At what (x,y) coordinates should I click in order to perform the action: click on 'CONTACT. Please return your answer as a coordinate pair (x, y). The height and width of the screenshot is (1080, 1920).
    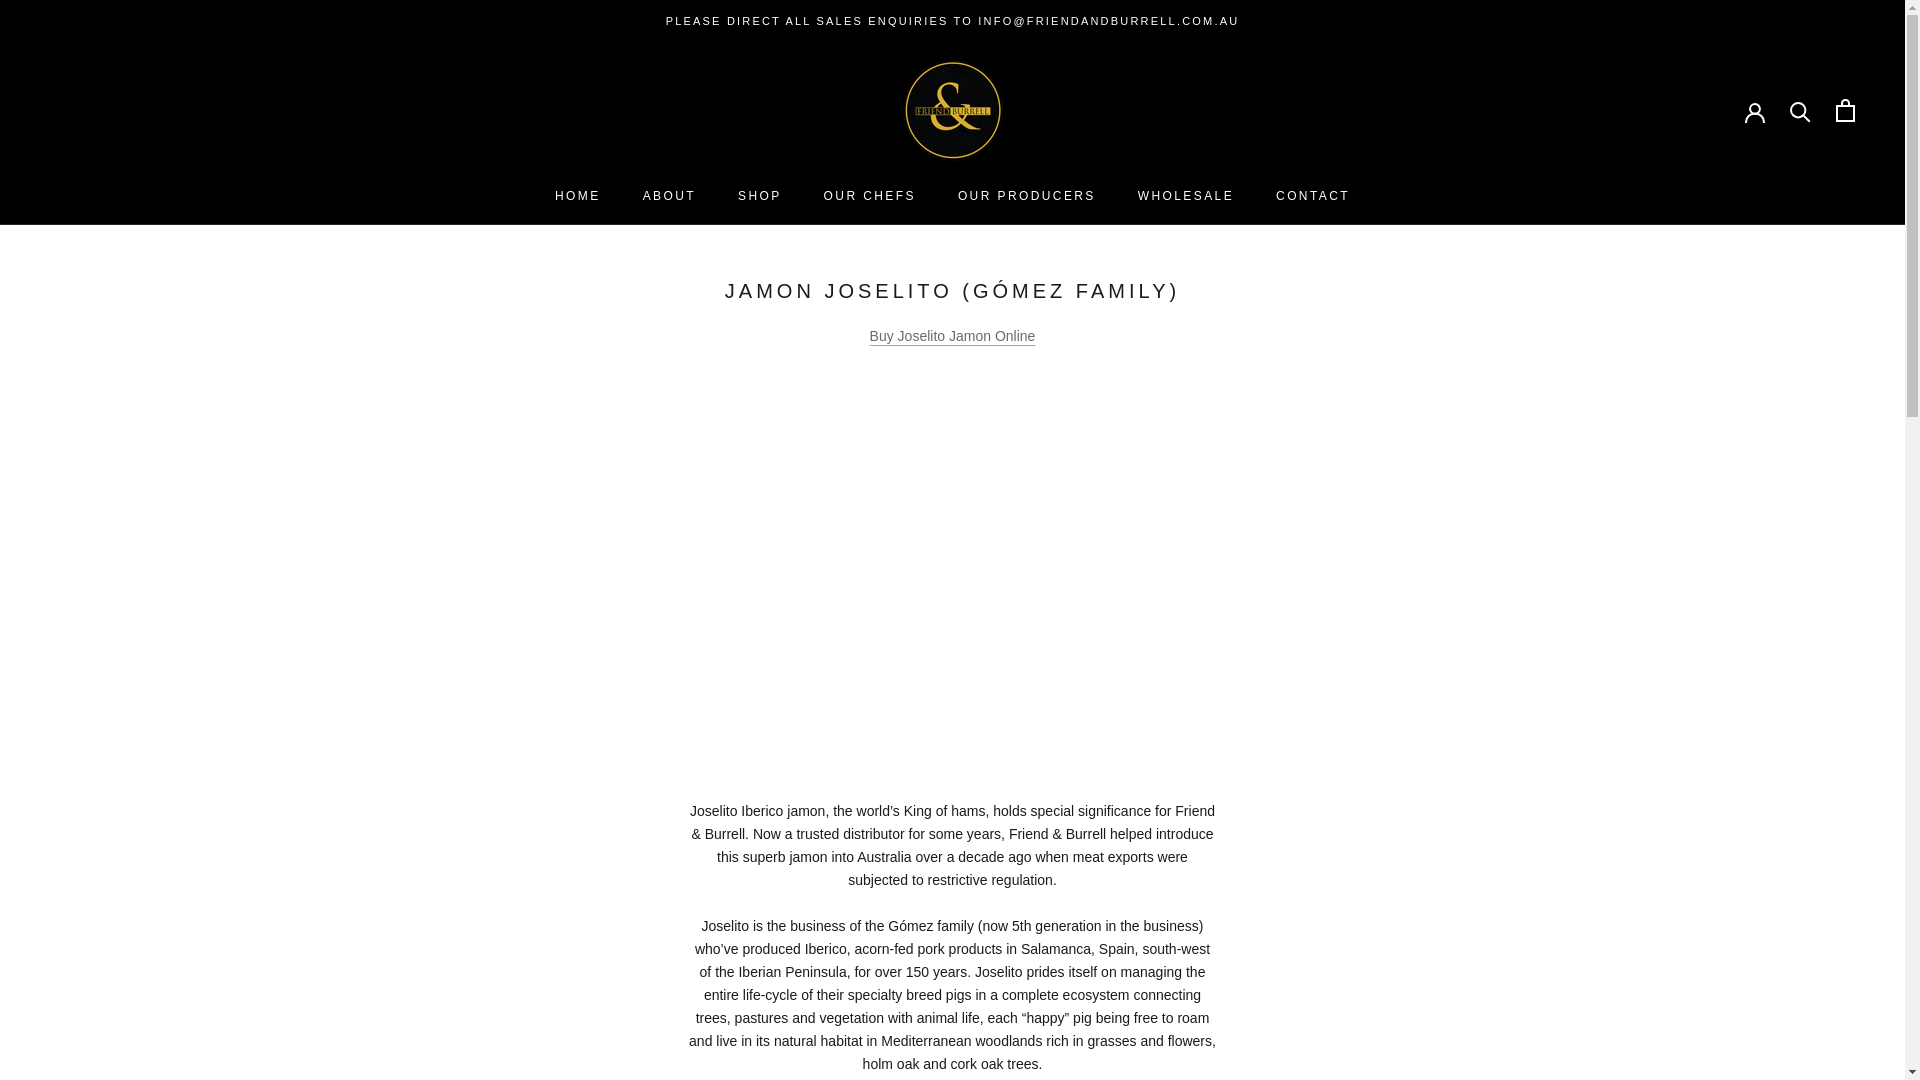
    Looking at the image, I should click on (1313, 196).